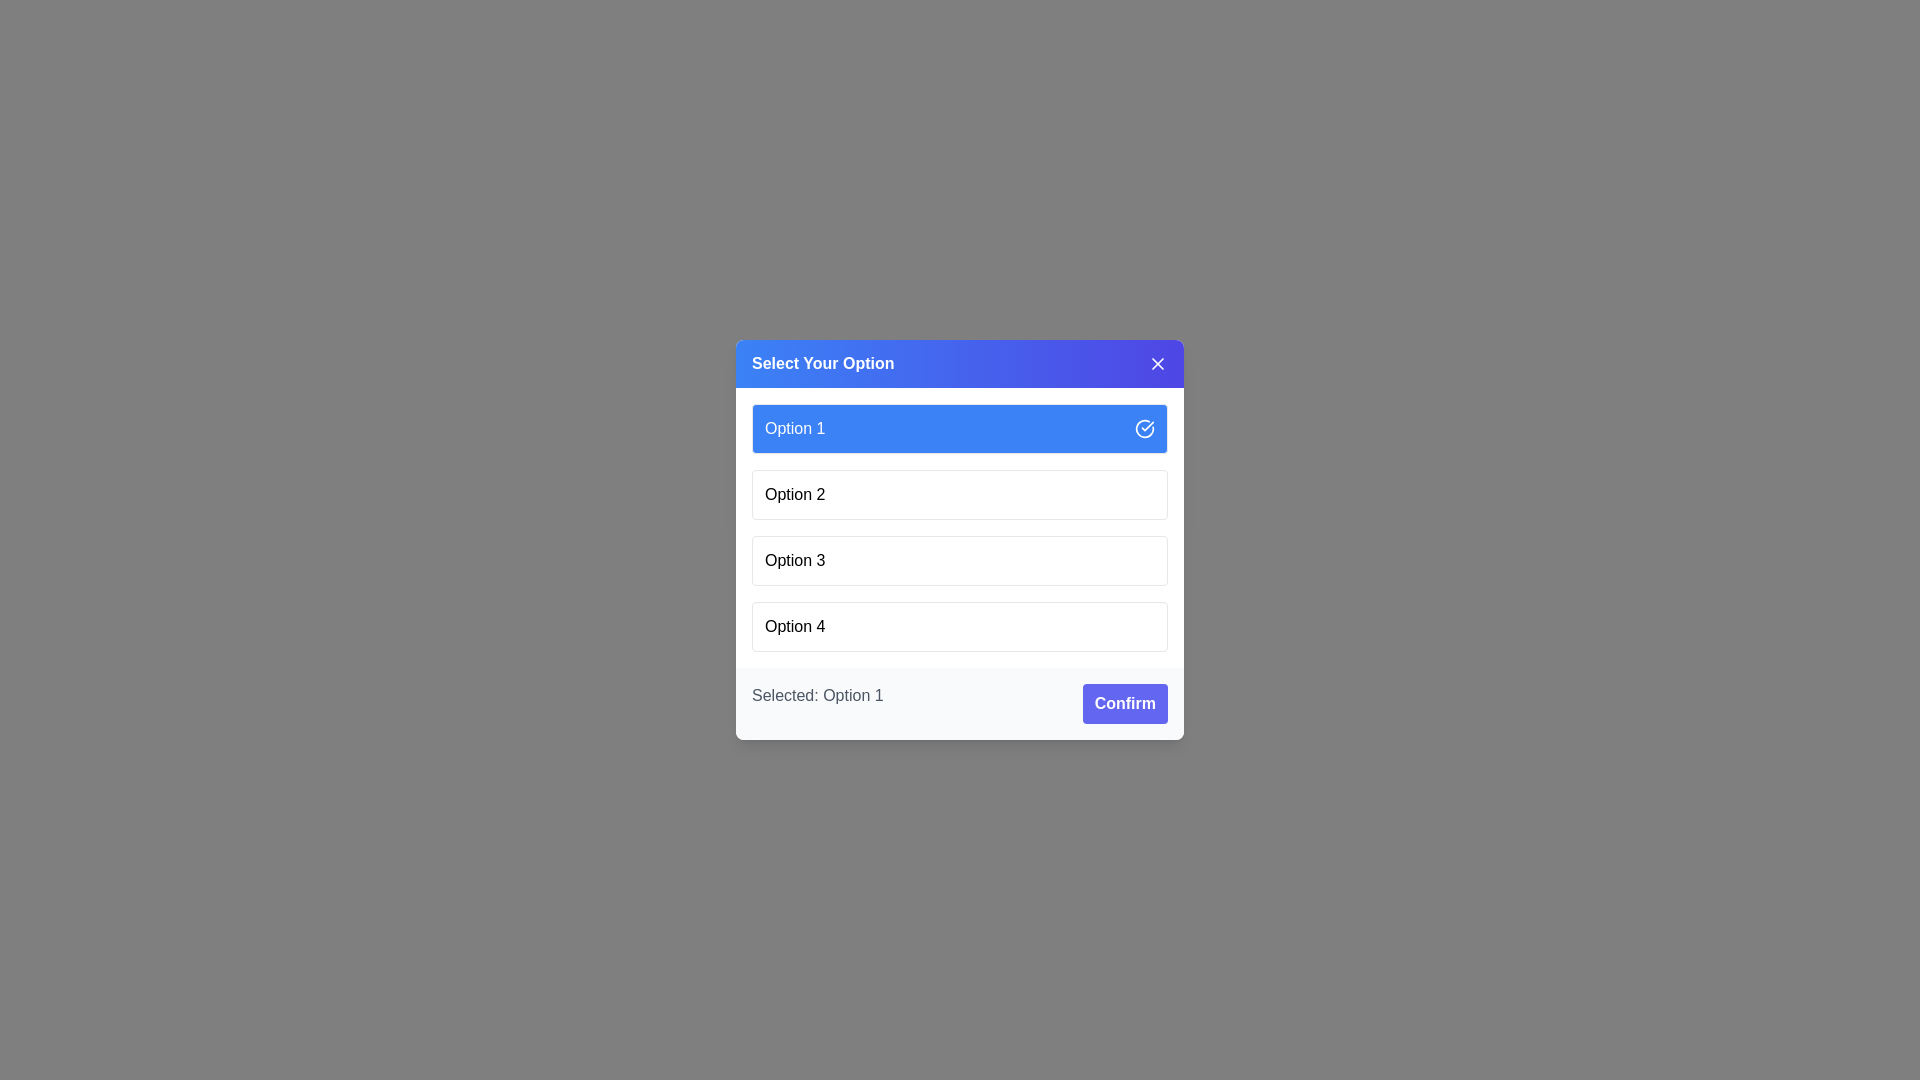 This screenshot has width=1920, height=1080. Describe the element at coordinates (960, 494) in the screenshot. I see `the second selectable option in the list, labeled 'Option 2', to make it active for keyboard navigation` at that location.